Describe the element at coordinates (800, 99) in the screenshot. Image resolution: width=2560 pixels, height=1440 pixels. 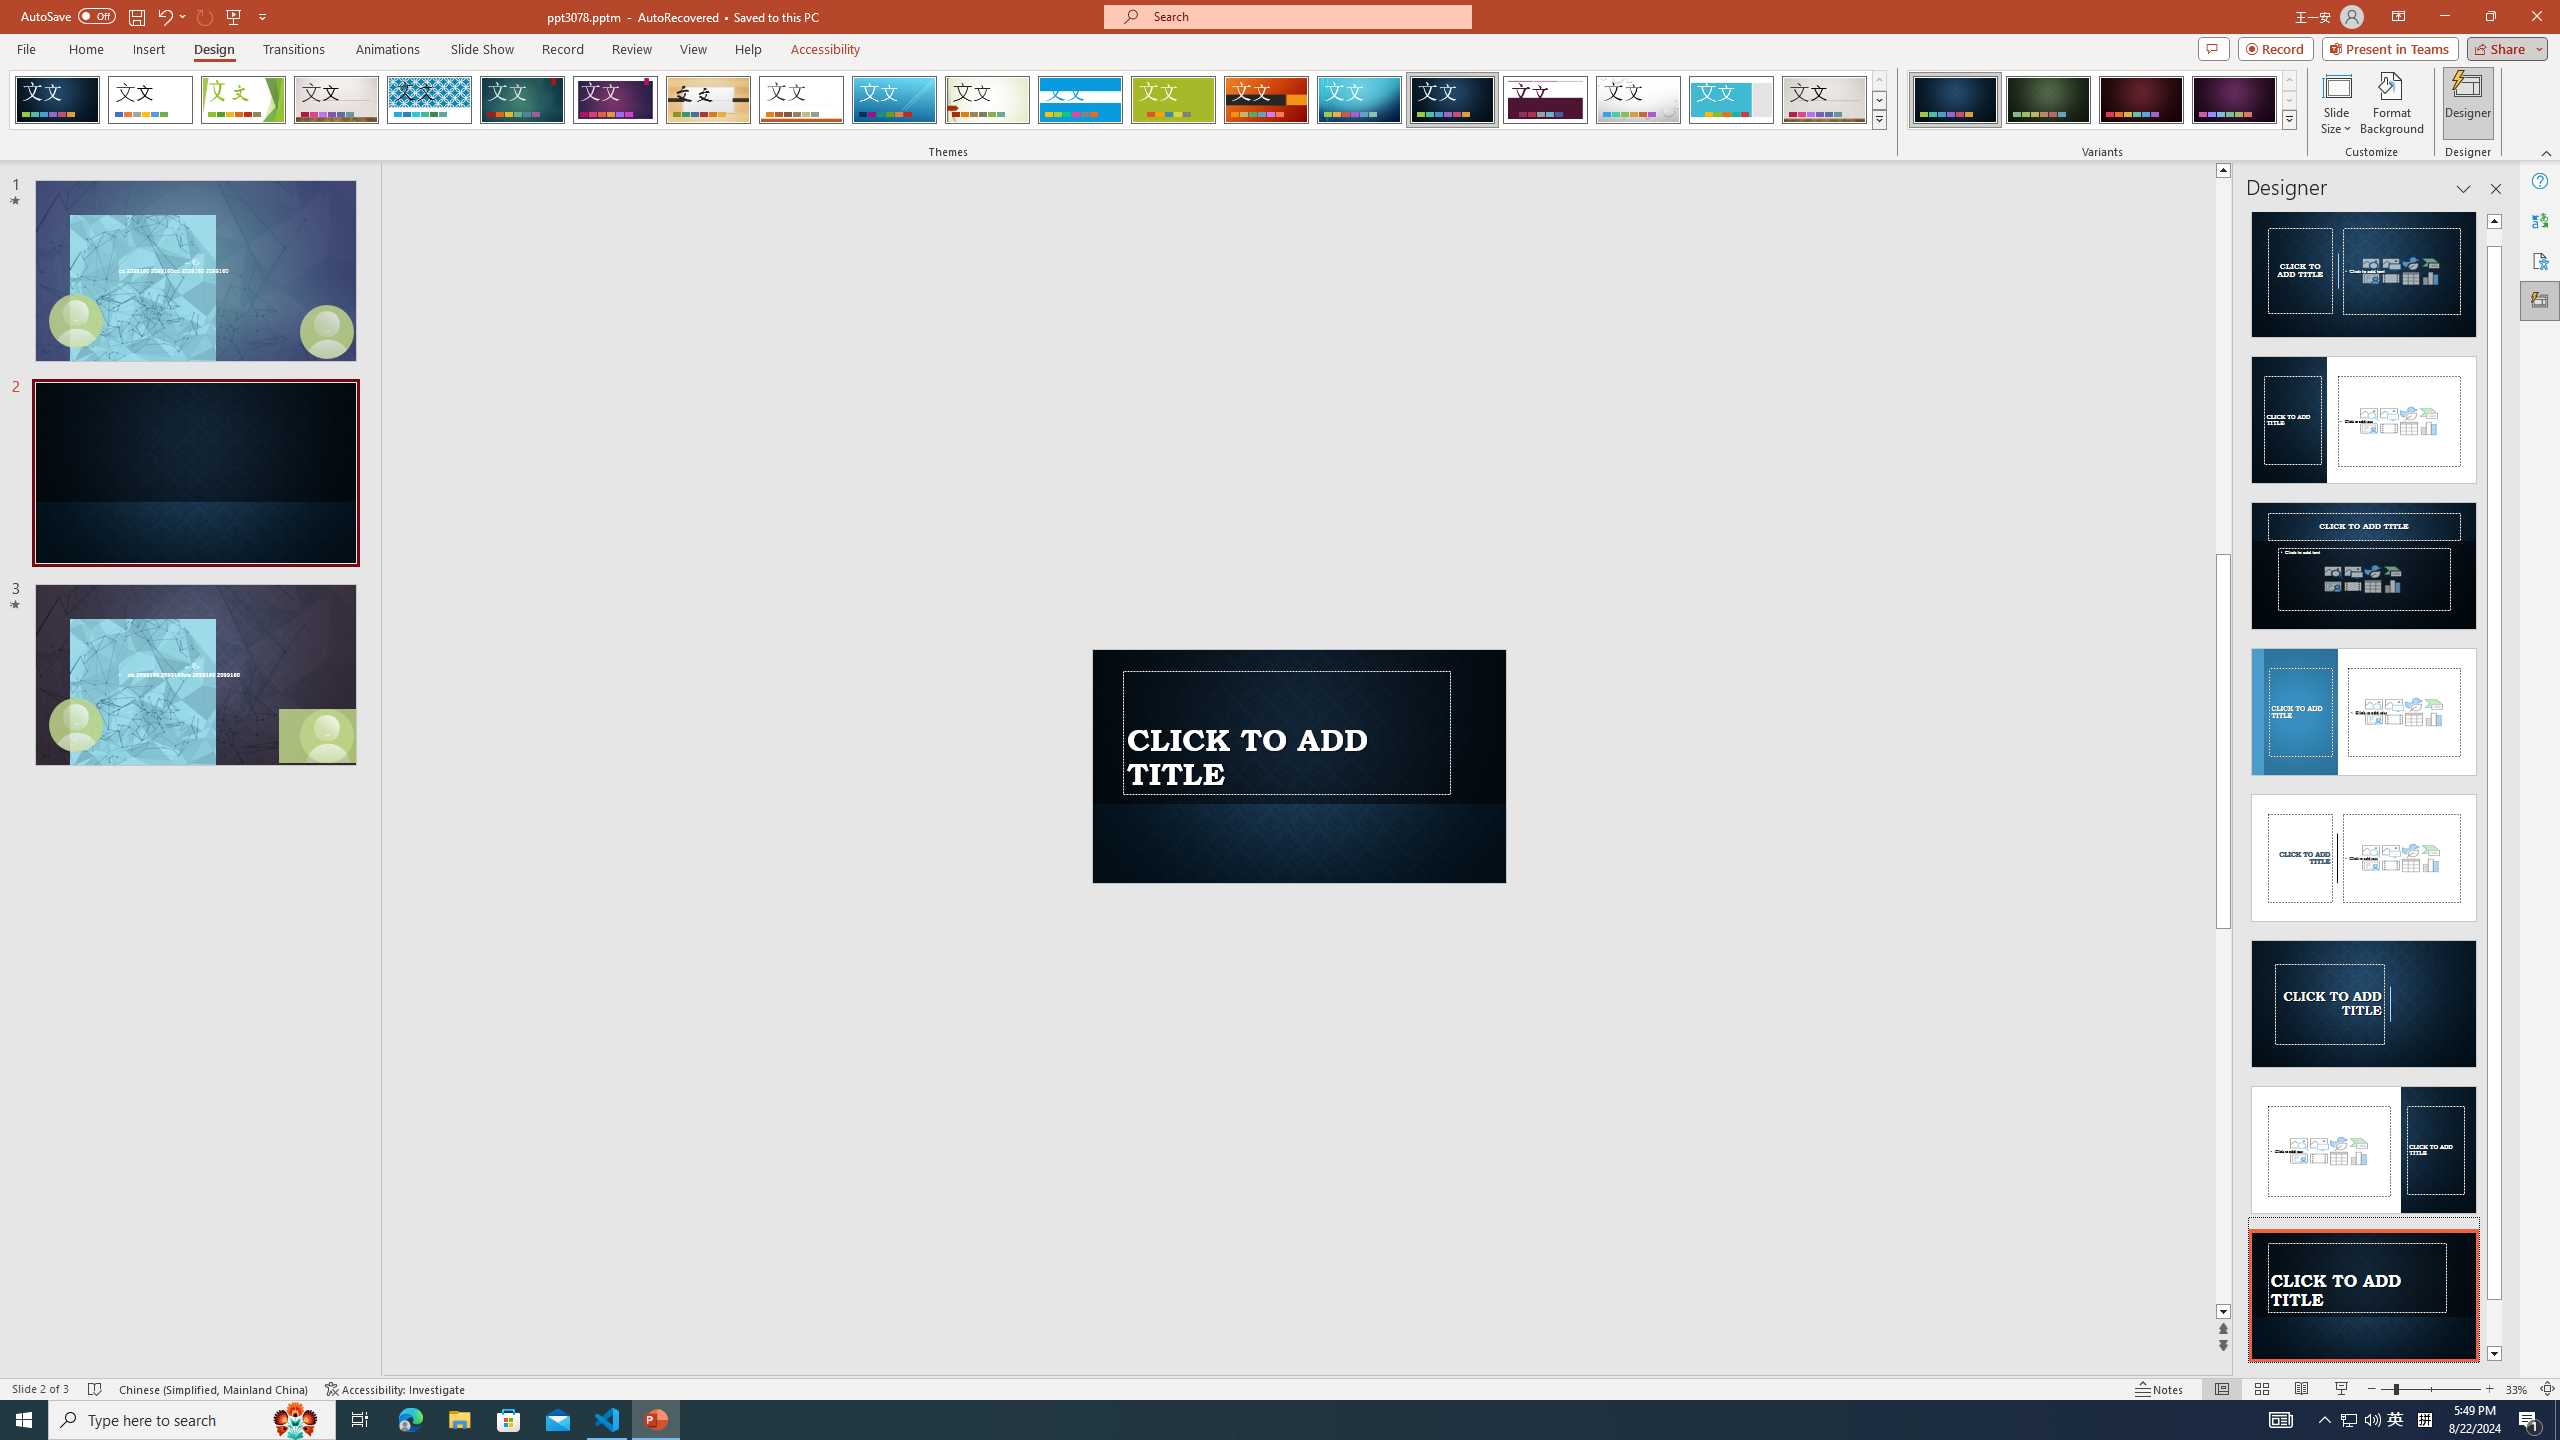
I see `'Retrospect'` at that location.